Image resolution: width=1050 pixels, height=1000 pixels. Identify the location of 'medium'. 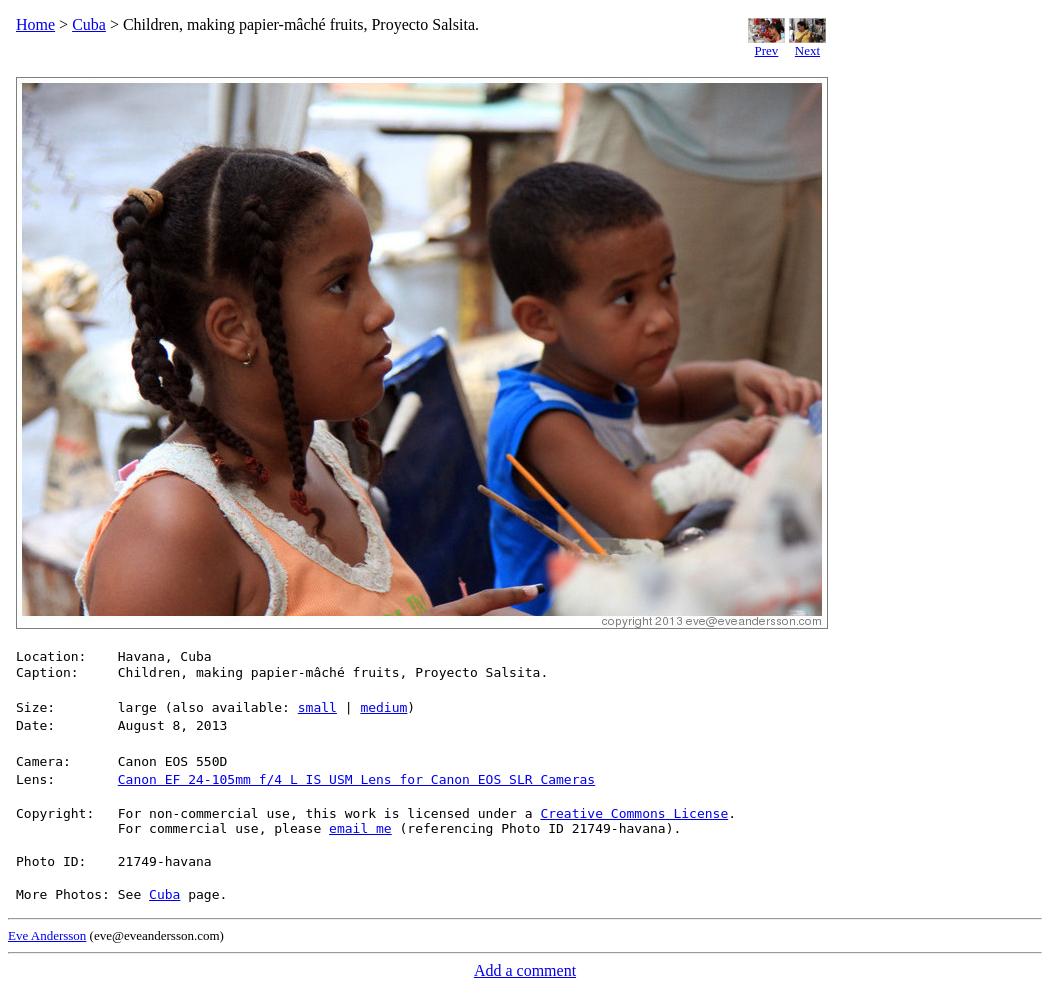
(383, 705).